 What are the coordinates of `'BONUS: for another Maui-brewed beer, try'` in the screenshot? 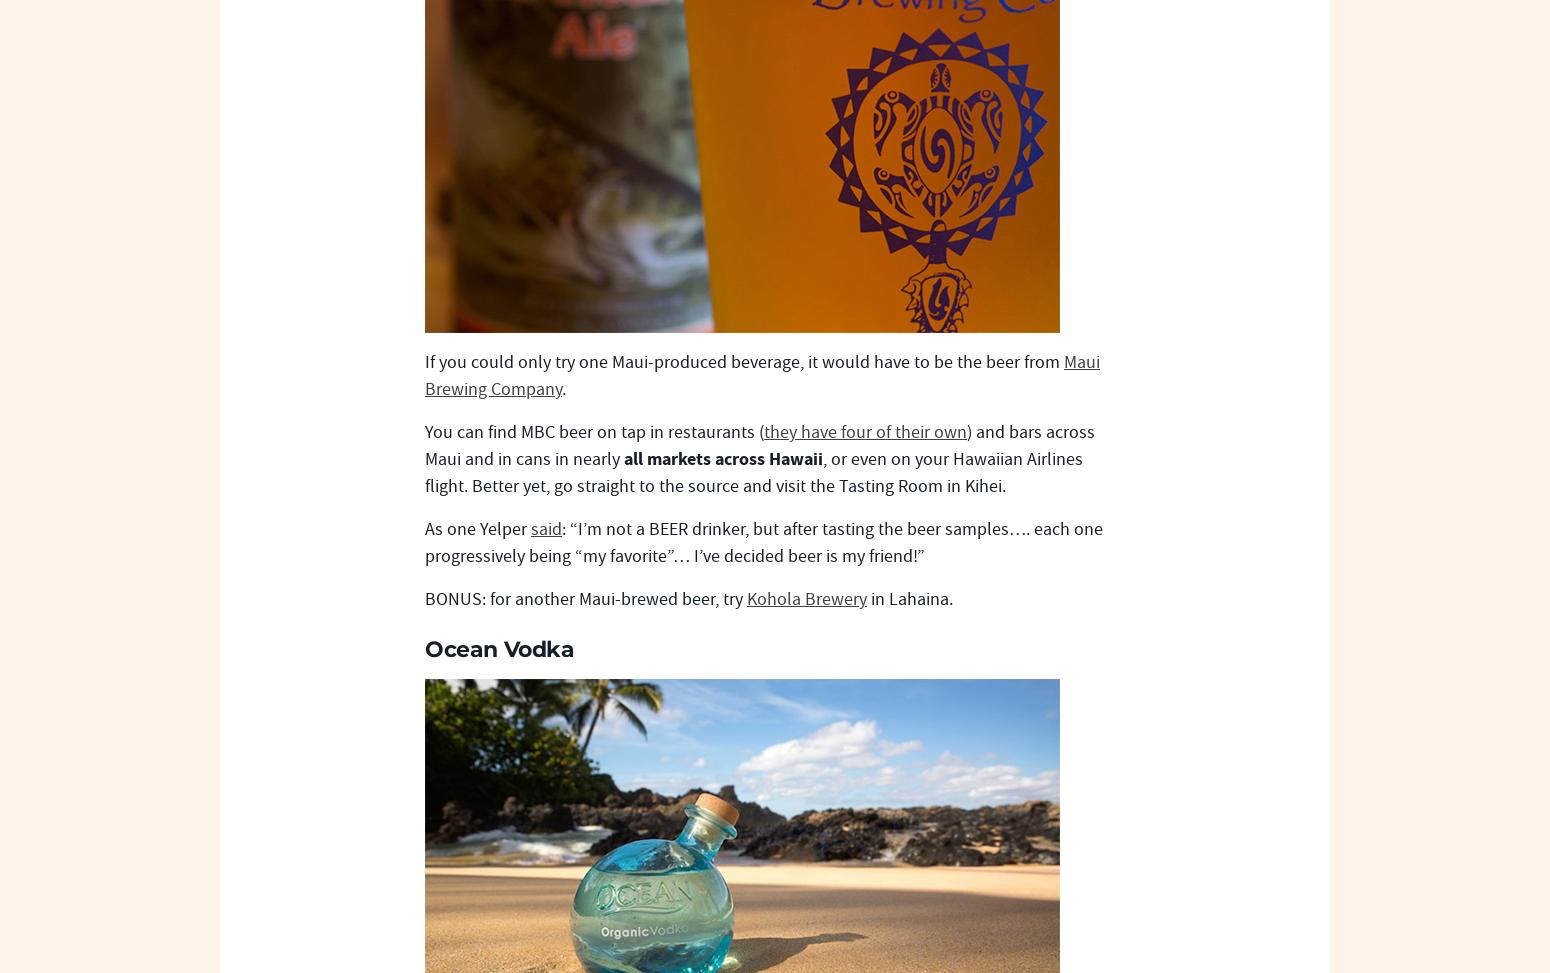 It's located at (425, 599).